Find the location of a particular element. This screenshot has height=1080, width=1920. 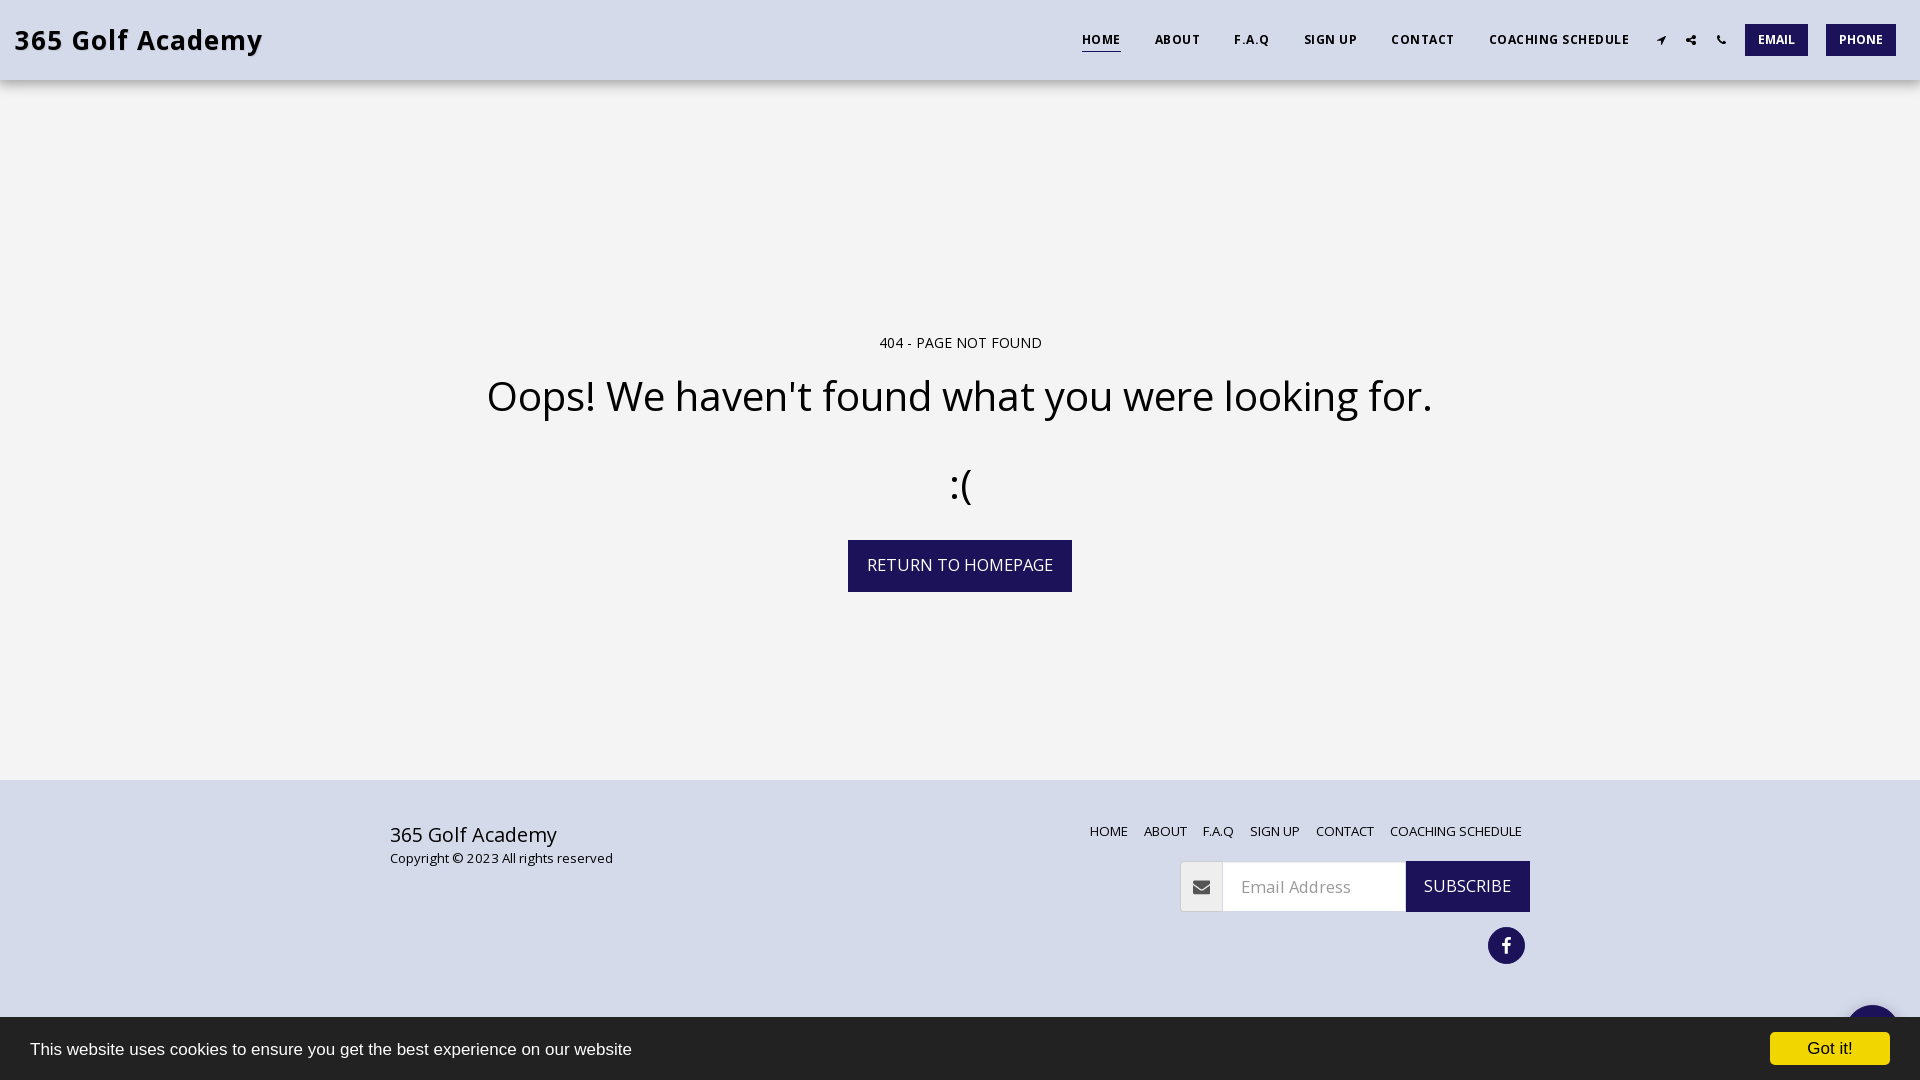

'SUBSCRIBE' is located at coordinates (1404, 886).